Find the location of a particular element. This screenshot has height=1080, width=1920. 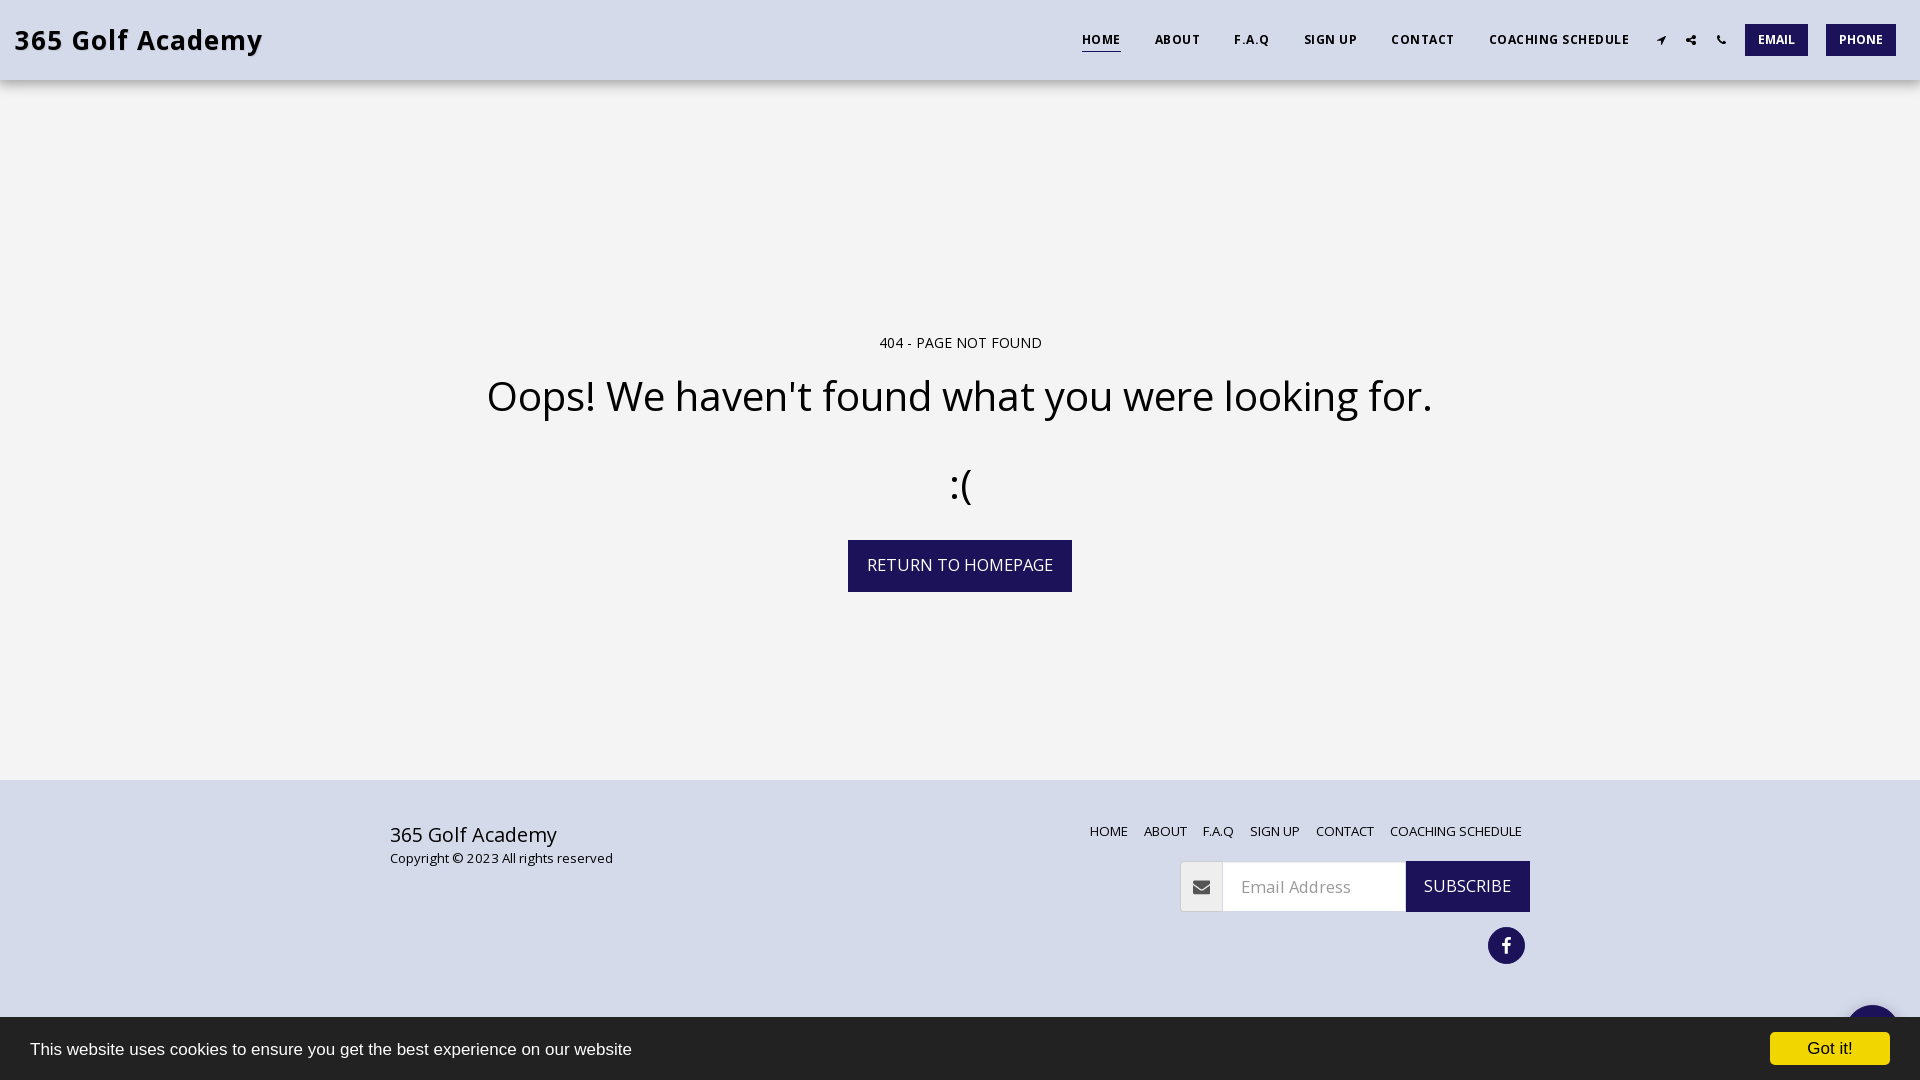

'SUBSCRIBE' is located at coordinates (1404, 886).